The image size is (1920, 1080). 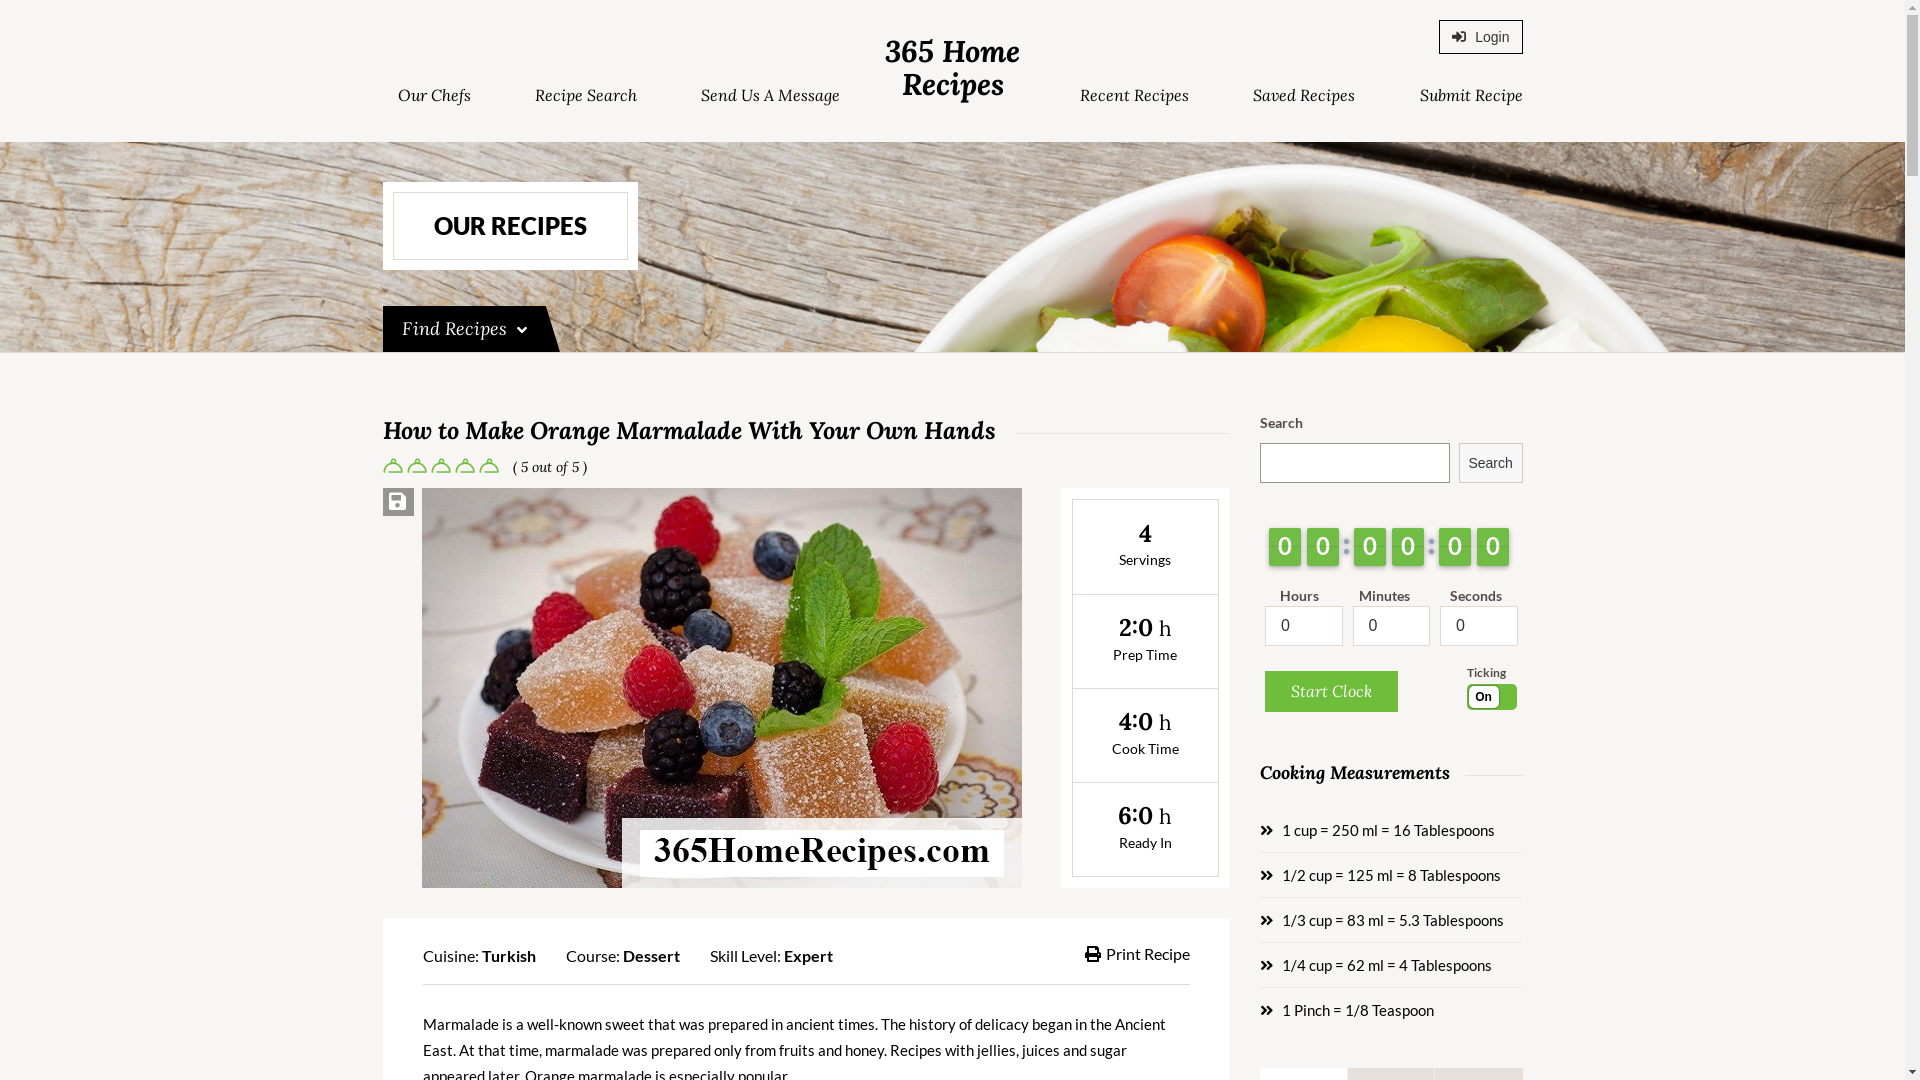 I want to click on '365 Home Recipes', so click(x=951, y=67).